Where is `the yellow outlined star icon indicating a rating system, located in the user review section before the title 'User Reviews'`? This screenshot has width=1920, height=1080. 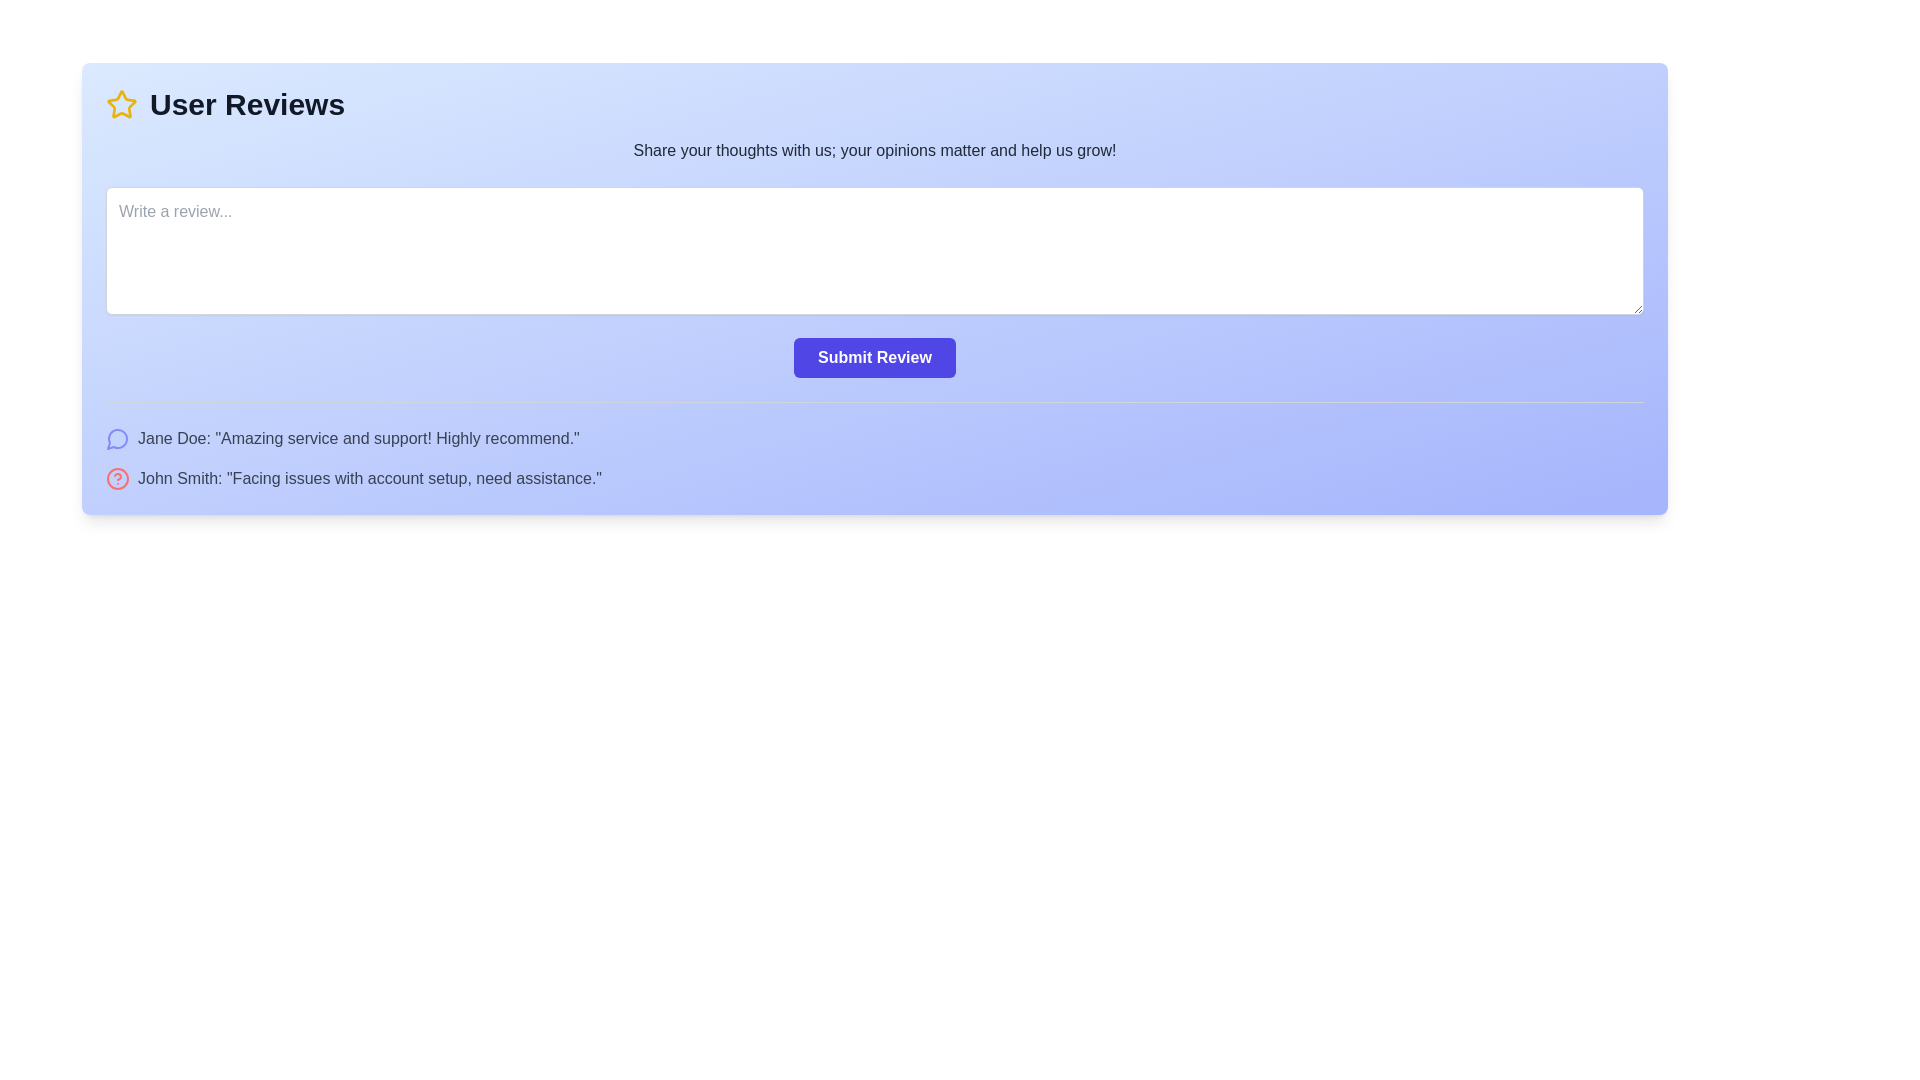
the yellow outlined star icon indicating a rating system, located in the user review section before the title 'User Reviews' is located at coordinates (120, 104).